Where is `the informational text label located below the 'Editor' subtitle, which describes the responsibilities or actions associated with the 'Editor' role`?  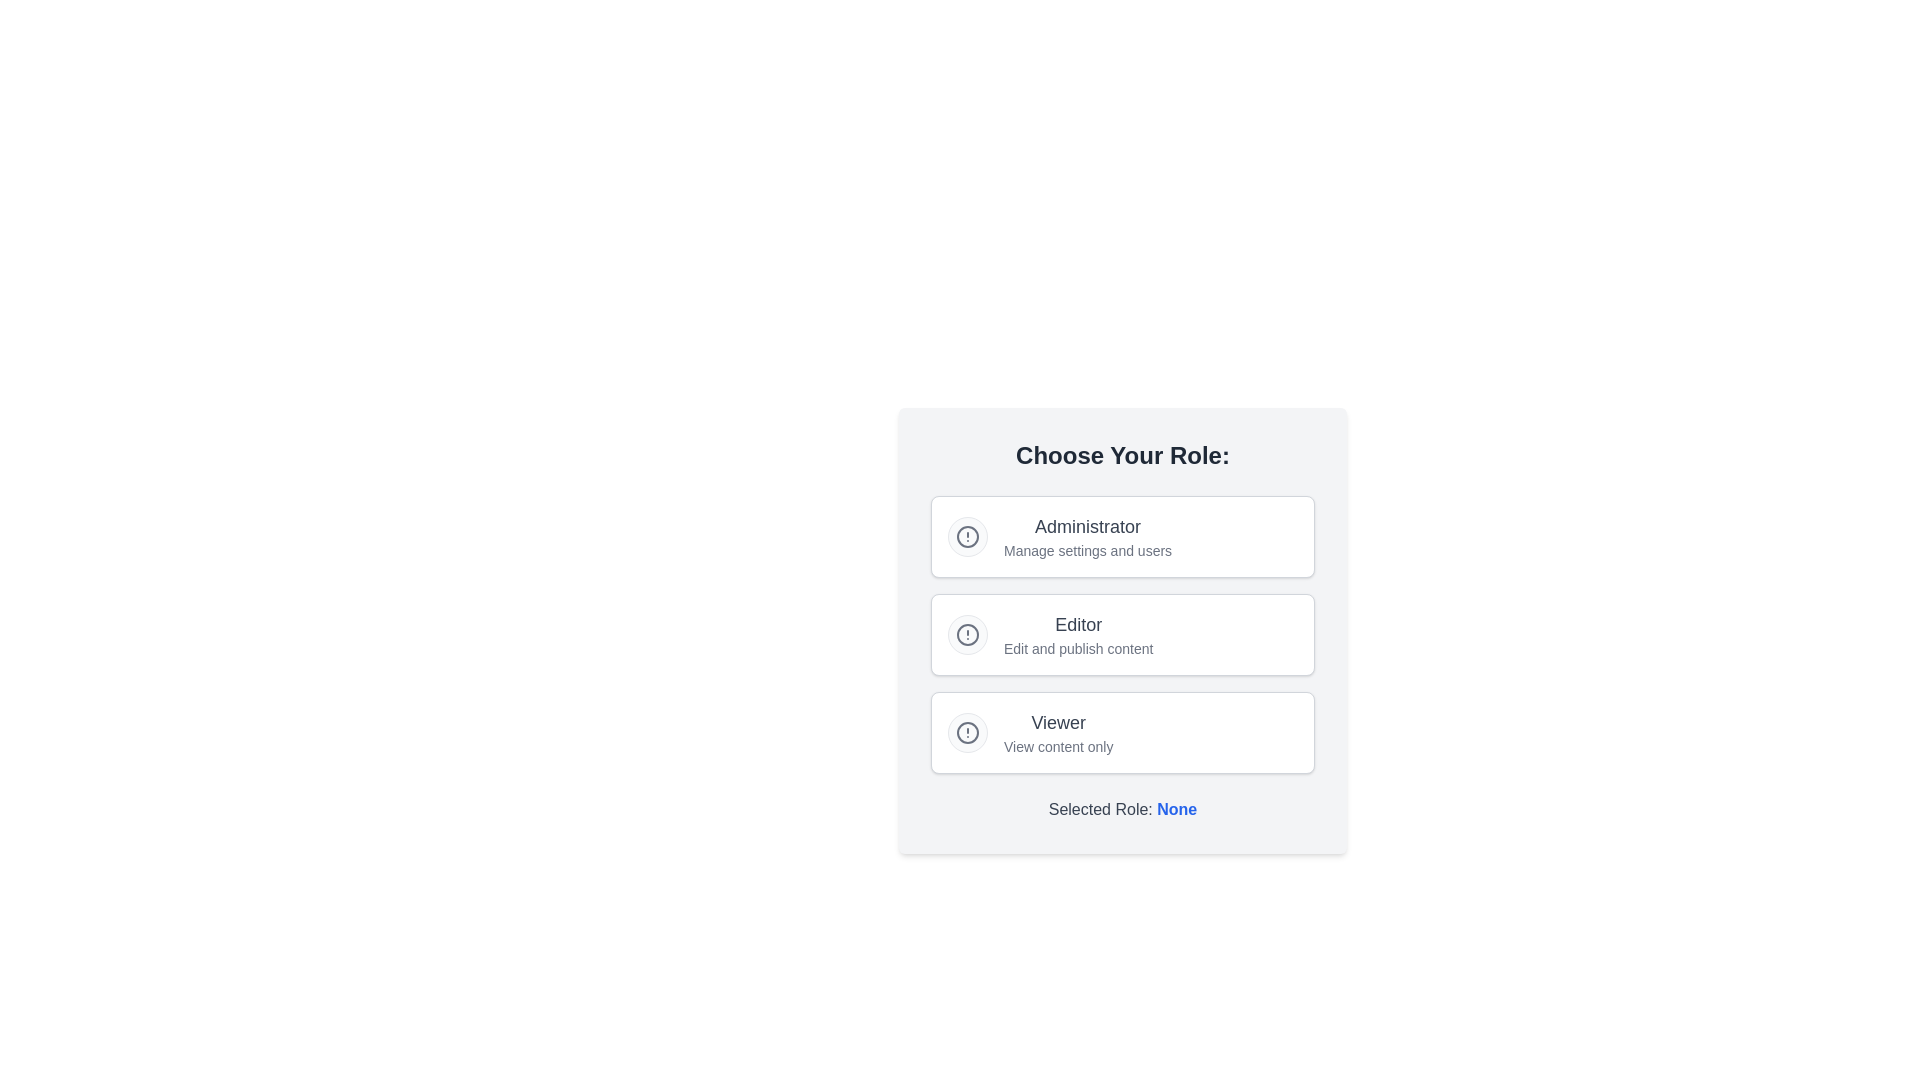 the informational text label located below the 'Editor' subtitle, which describes the responsibilities or actions associated with the 'Editor' role is located at coordinates (1077, 648).